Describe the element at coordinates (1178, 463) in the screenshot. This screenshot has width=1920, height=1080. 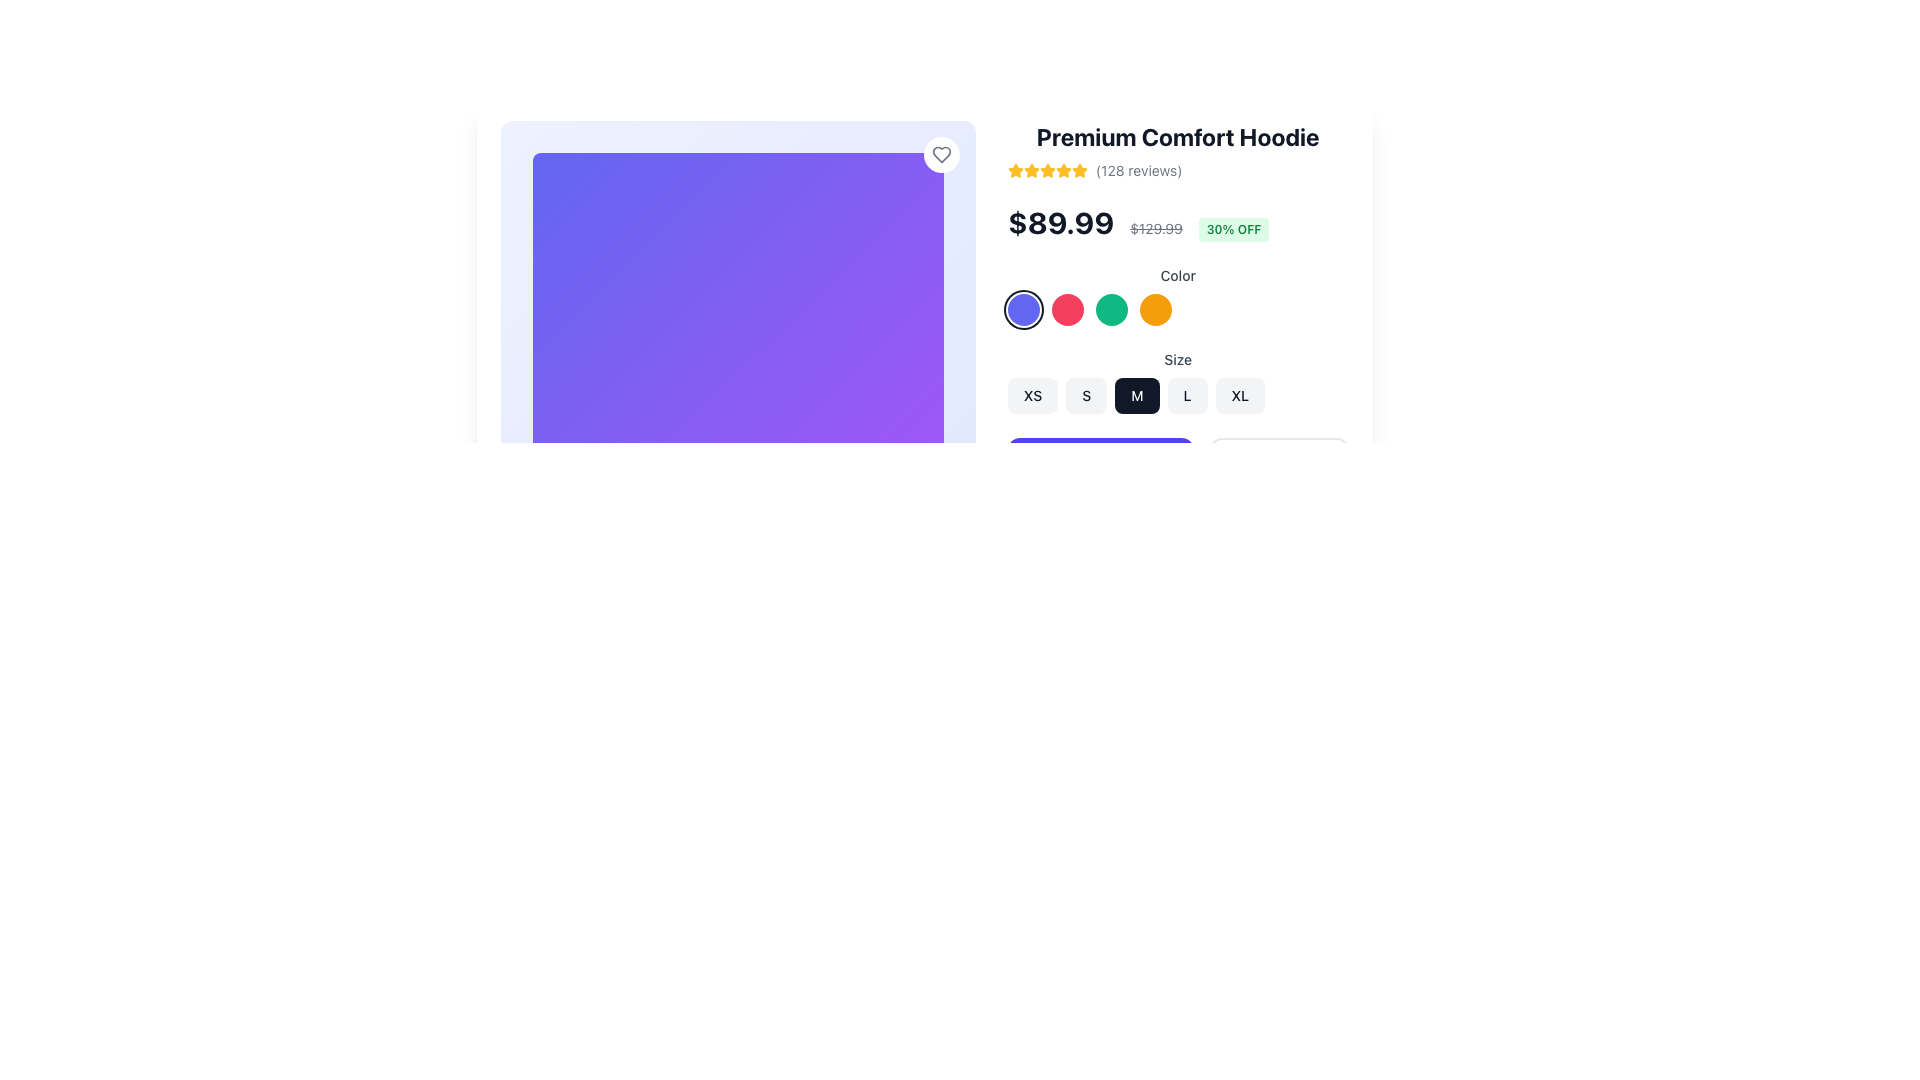
I see `the composite element containing the add to cart and preview buttons to provide visual feedback` at that location.